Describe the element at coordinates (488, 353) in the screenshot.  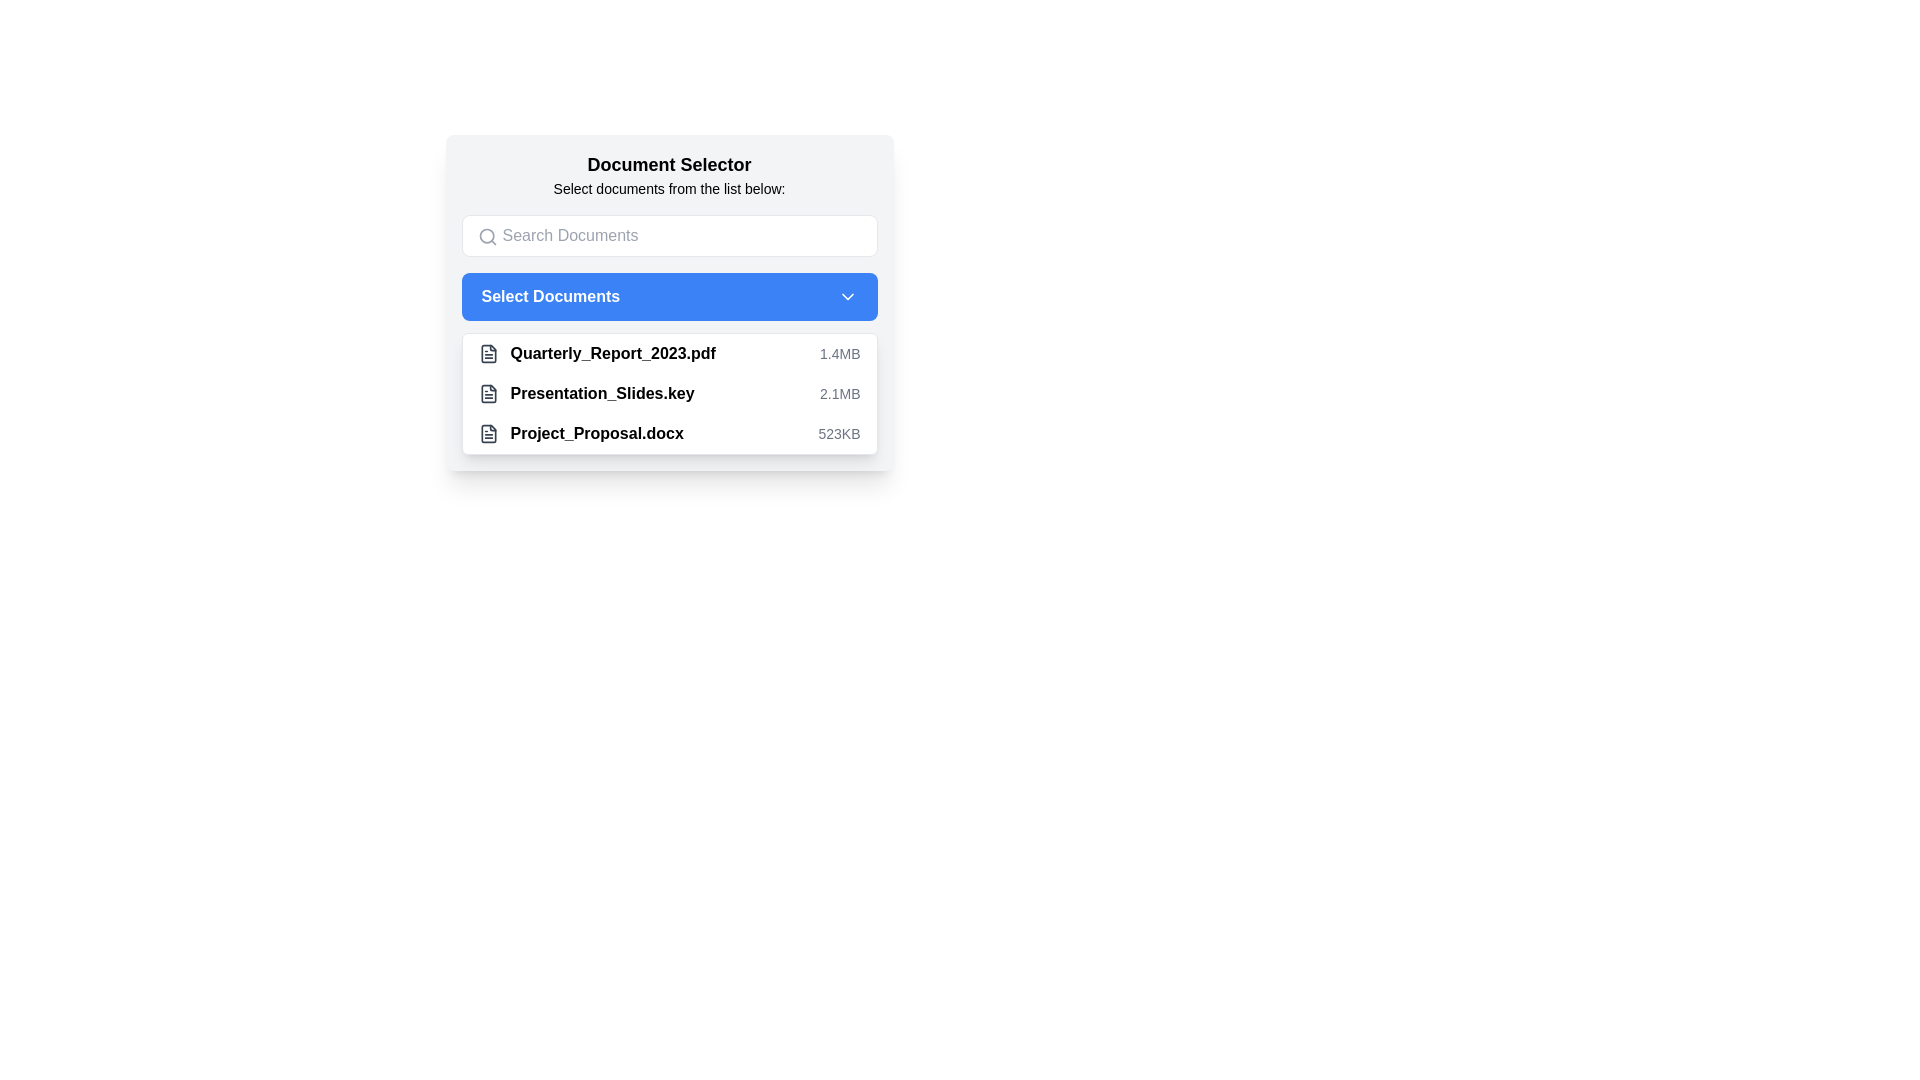
I see `PDF file icon representing 'Quarterly_Report_2023.pdf' located at the far left of the row containing the text` at that location.